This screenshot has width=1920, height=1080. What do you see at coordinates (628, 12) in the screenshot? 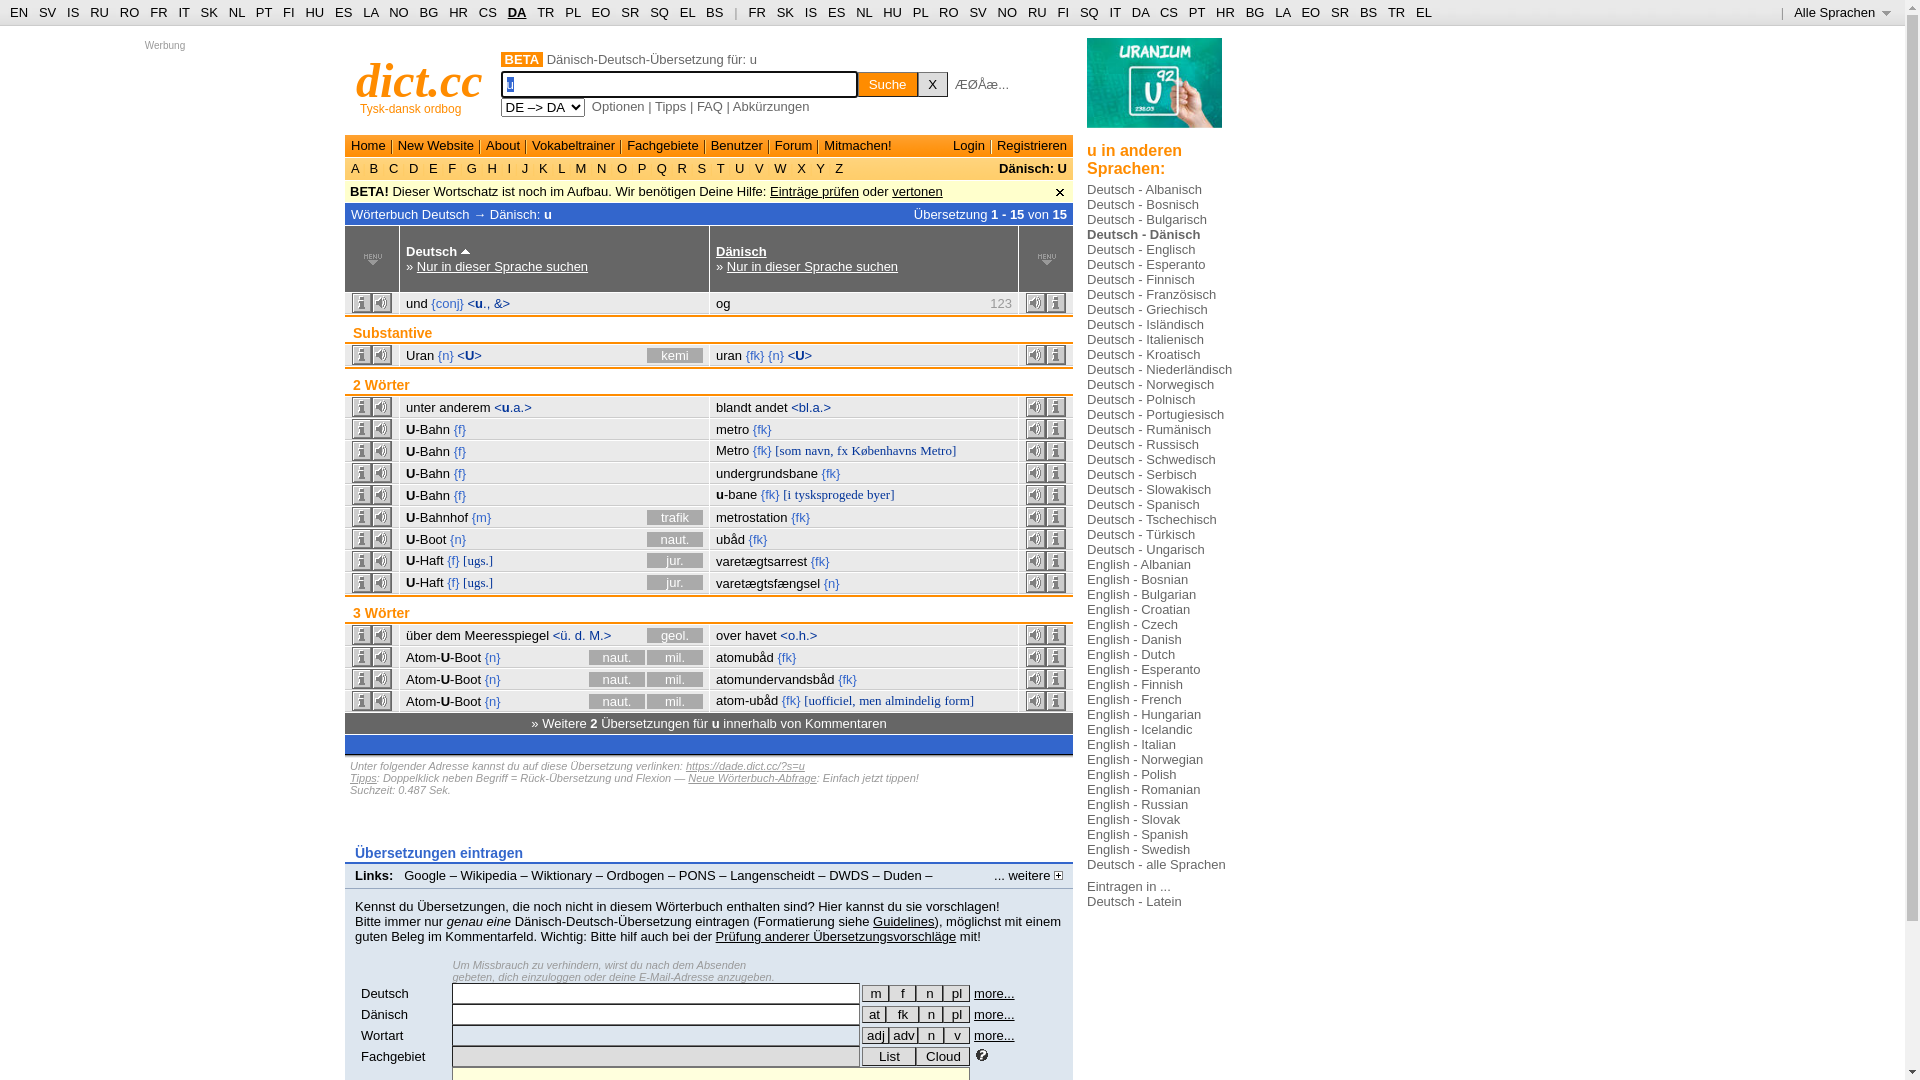
I see `'SR'` at bounding box center [628, 12].